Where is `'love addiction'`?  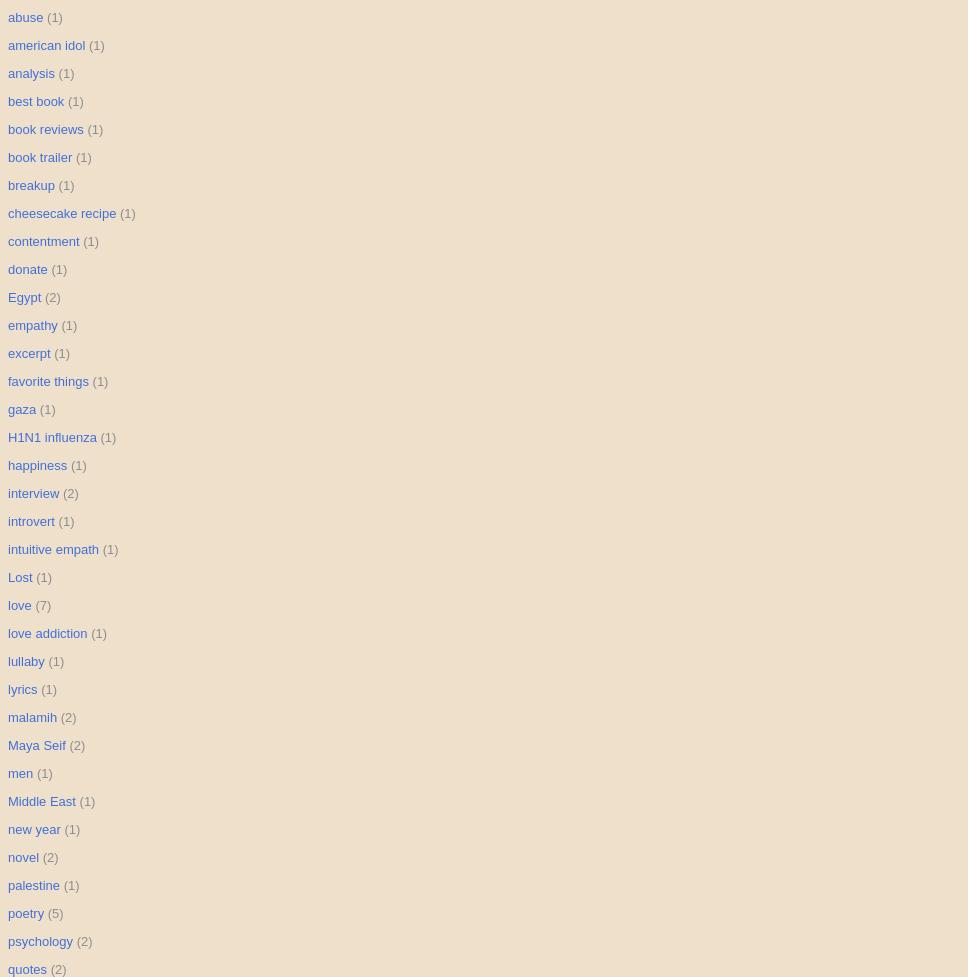 'love addiction' is located at coordinates (46, 632).